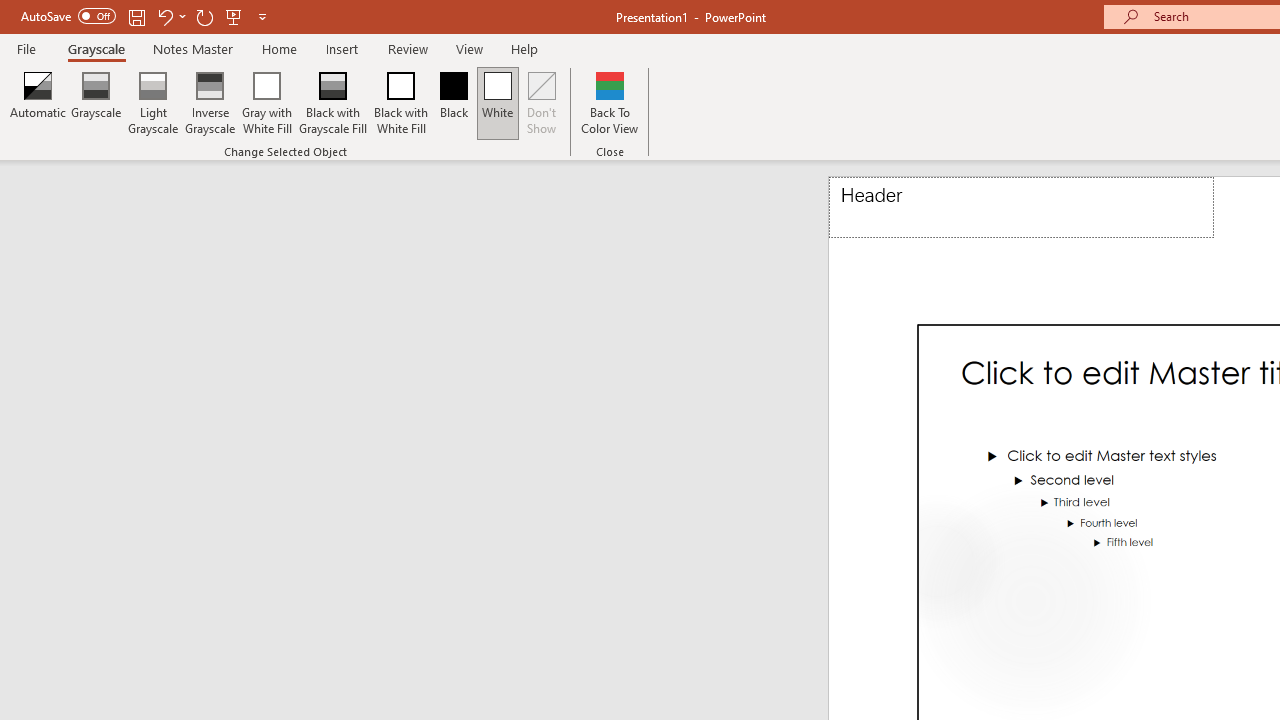 This screenshot has height=720, width=1280. I want to click on 'Black', so click(452, 103).